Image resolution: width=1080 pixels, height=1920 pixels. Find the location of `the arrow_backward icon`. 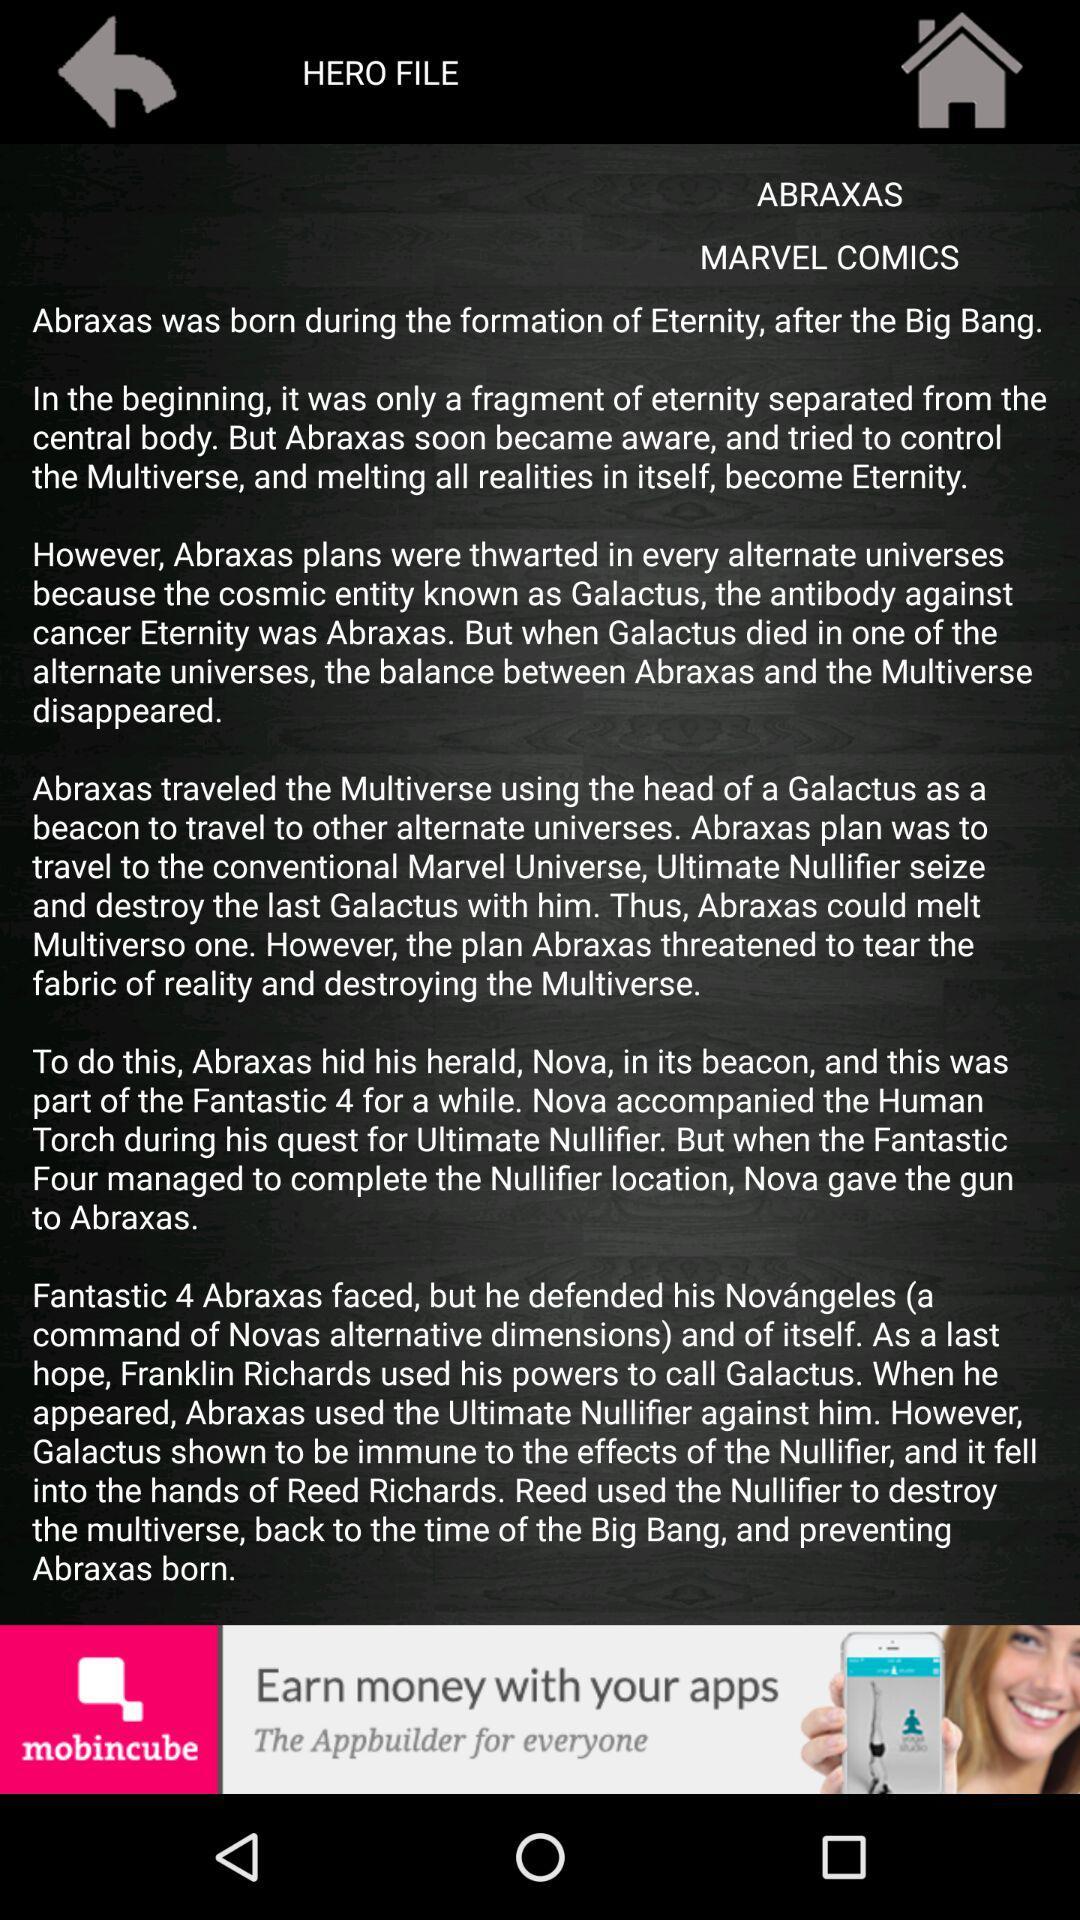

the arrow_backward icon is located at coordinates (116, 76).